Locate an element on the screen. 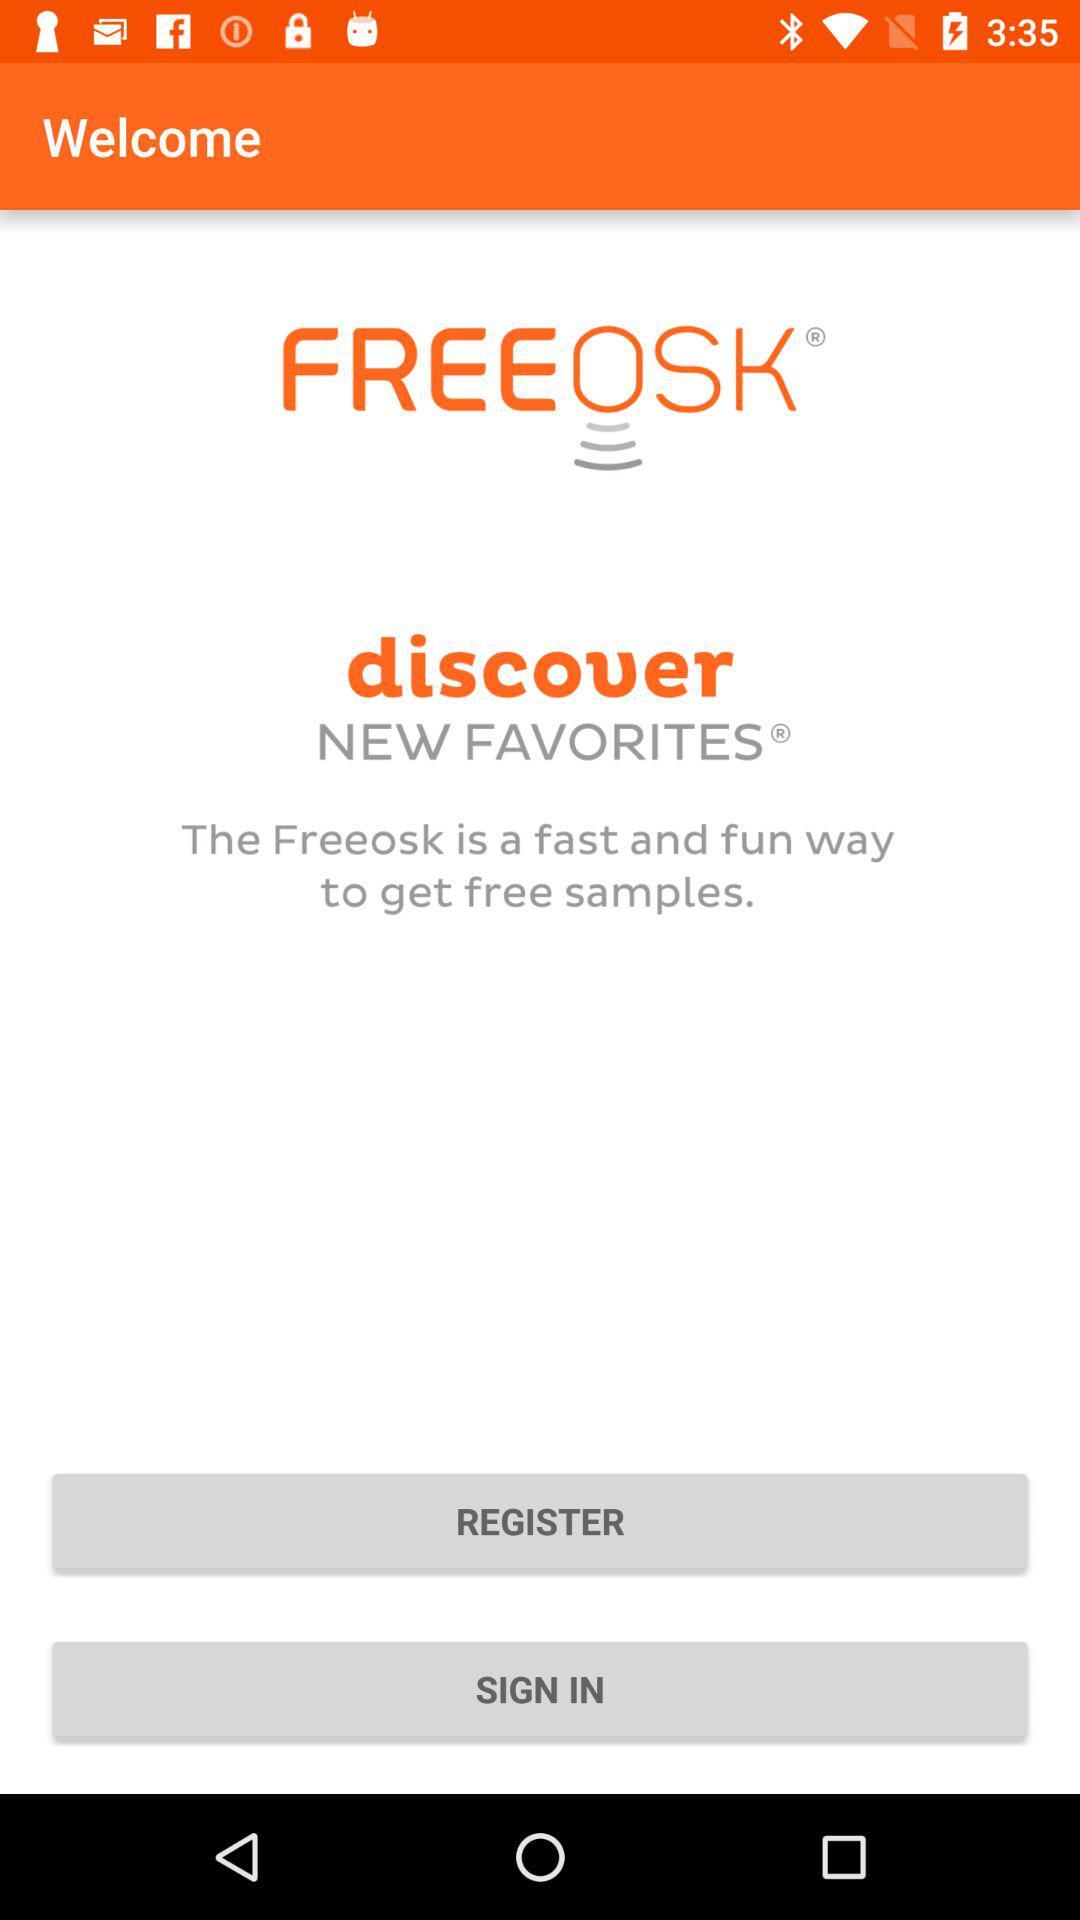 This screenshot has height=1920, width=1080. sign in is located at coordinates (540, 1688).